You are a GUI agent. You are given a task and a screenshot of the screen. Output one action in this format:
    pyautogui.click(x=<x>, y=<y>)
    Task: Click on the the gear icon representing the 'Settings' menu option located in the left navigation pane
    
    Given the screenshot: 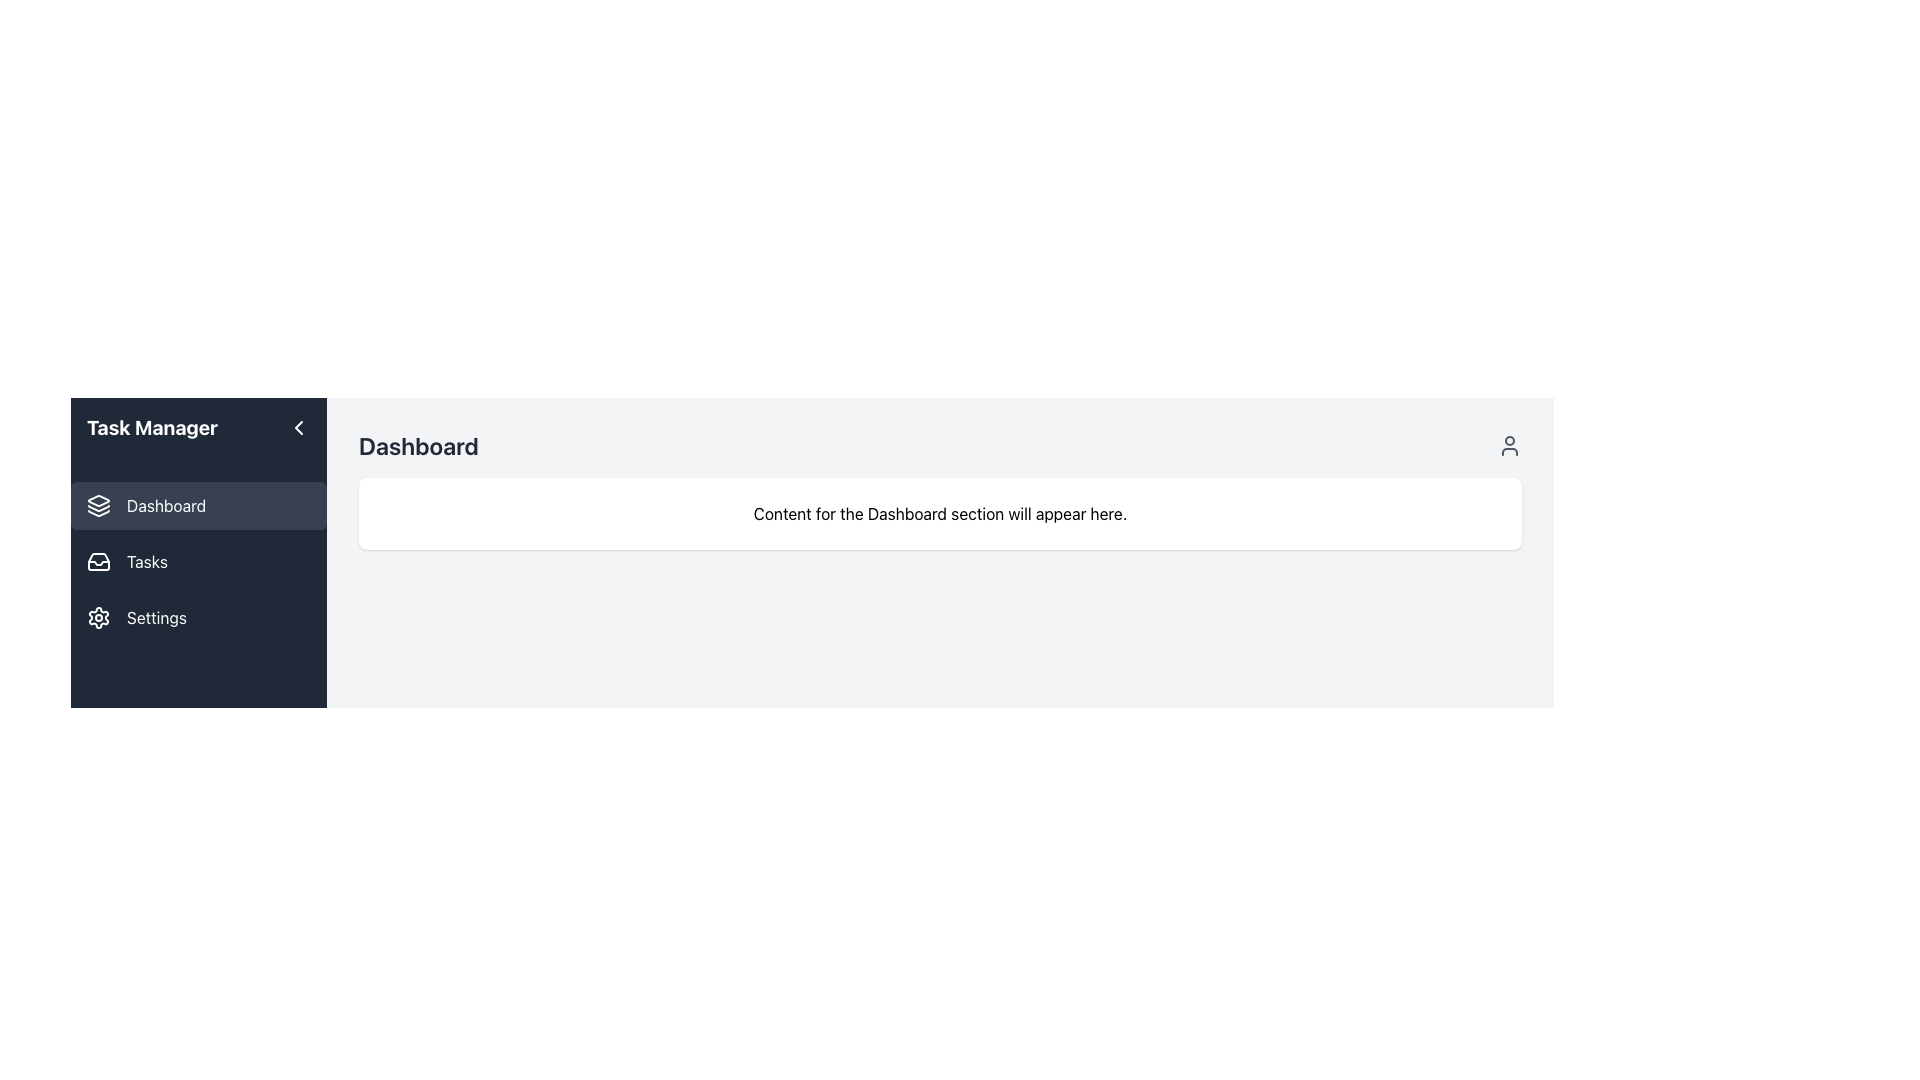 What is the action you would take?
    pyautogui.click(x=98, y=616)
    